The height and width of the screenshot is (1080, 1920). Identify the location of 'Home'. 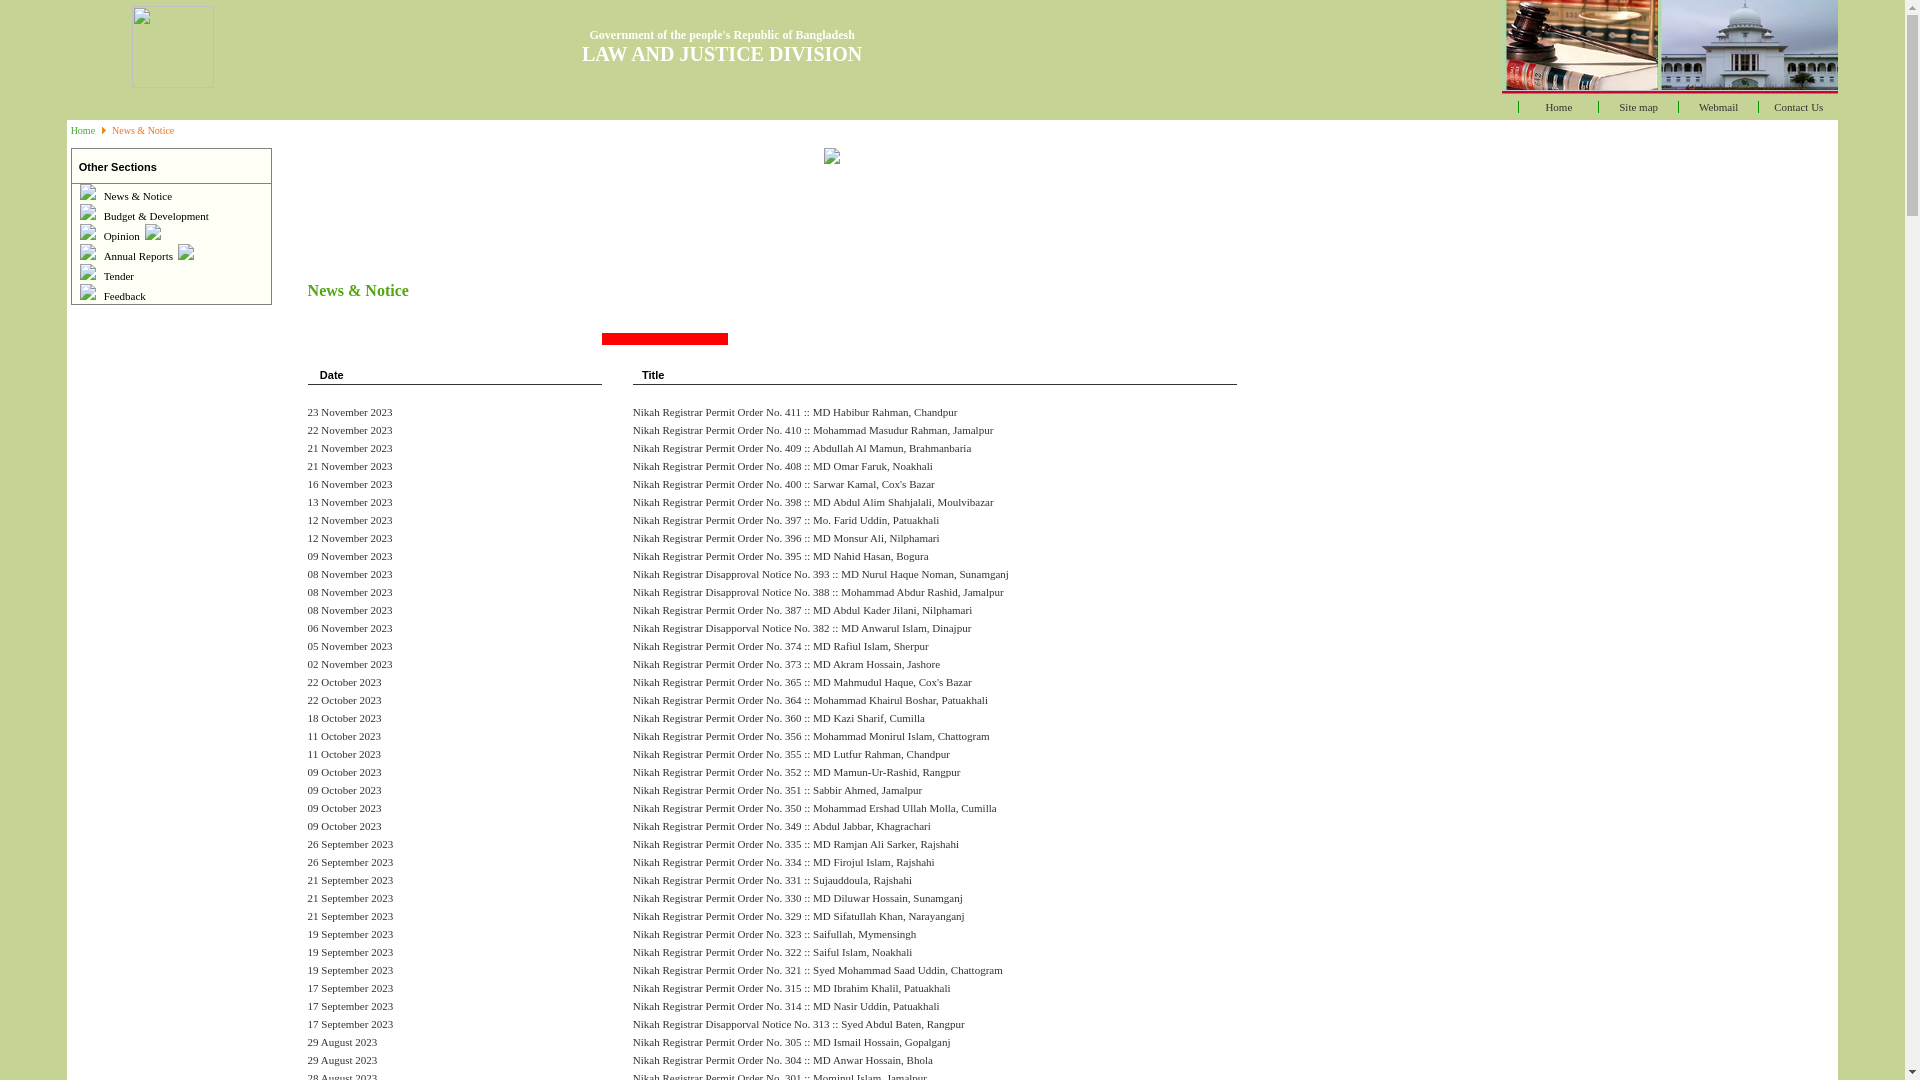
(71, 130).